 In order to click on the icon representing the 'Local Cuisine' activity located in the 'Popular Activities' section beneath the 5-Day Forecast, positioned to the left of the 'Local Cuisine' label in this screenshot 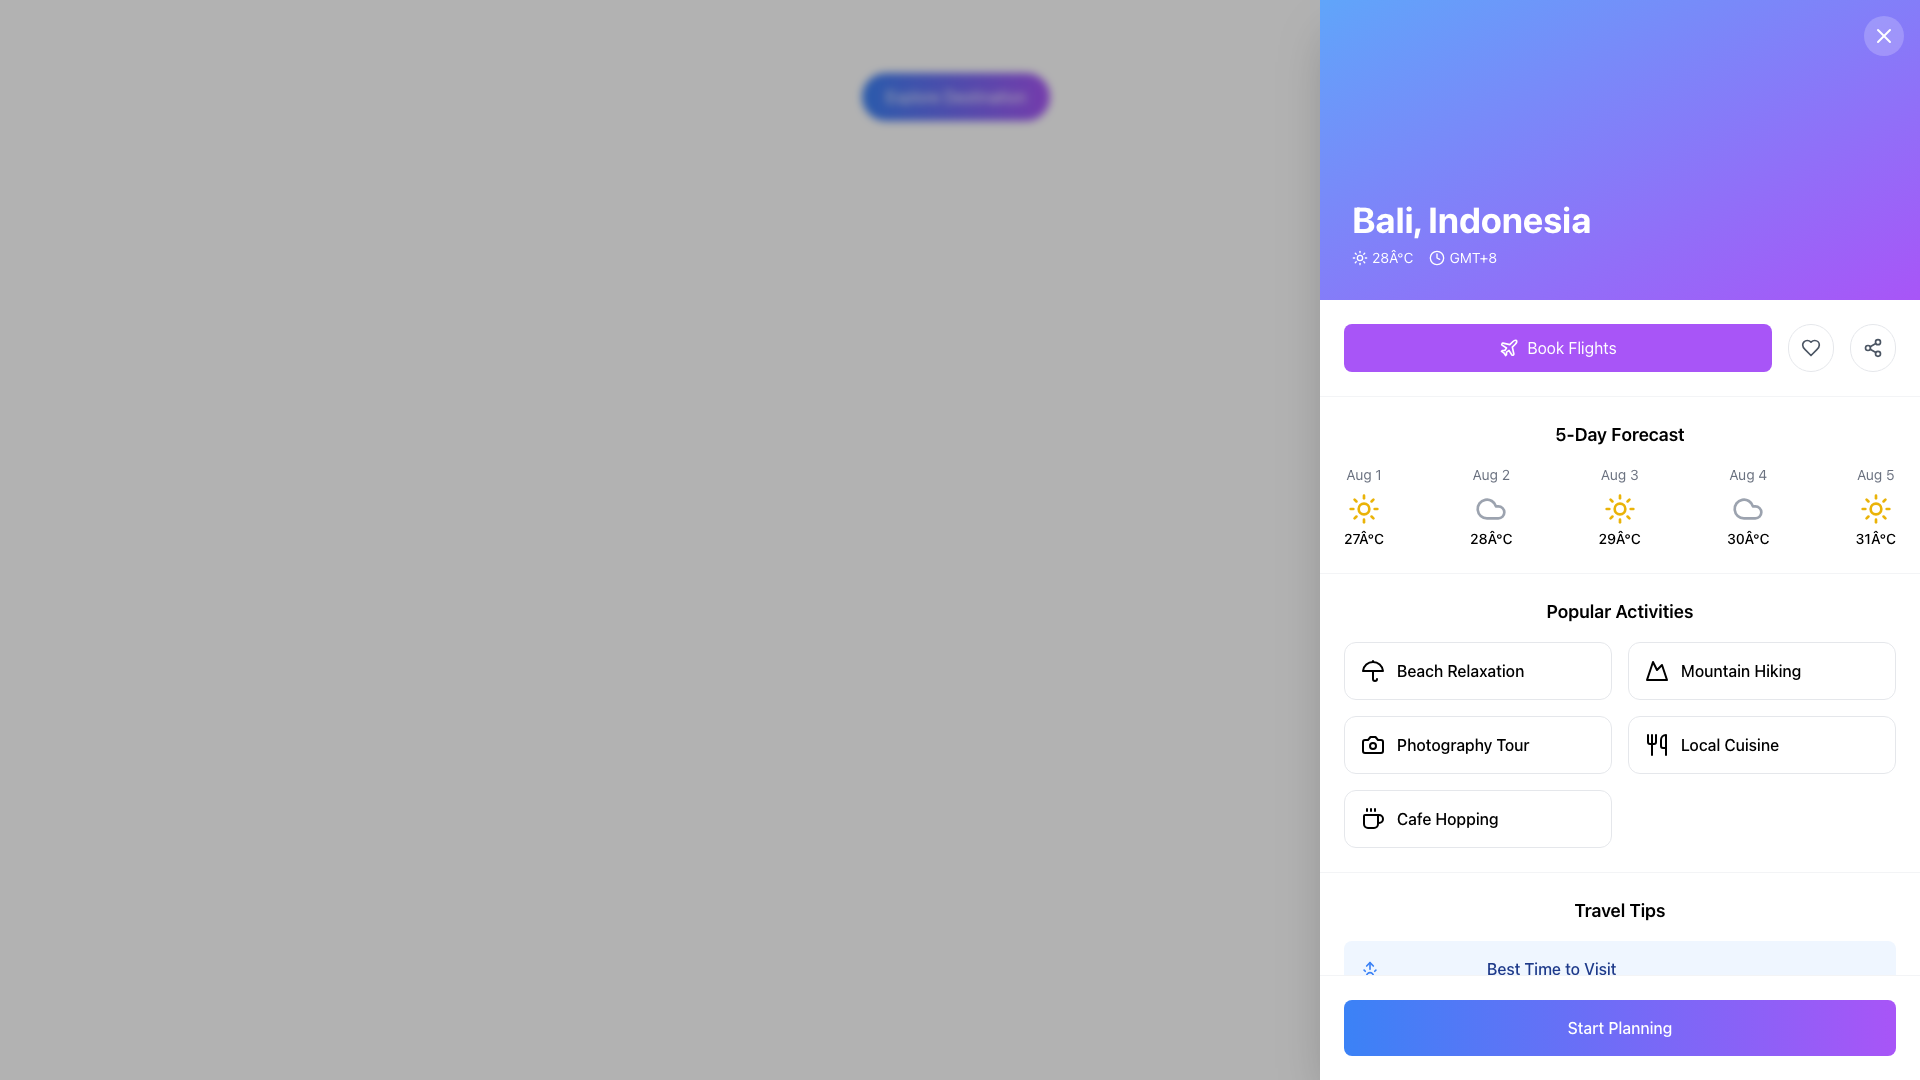, I will do `click(1656, 744)`.